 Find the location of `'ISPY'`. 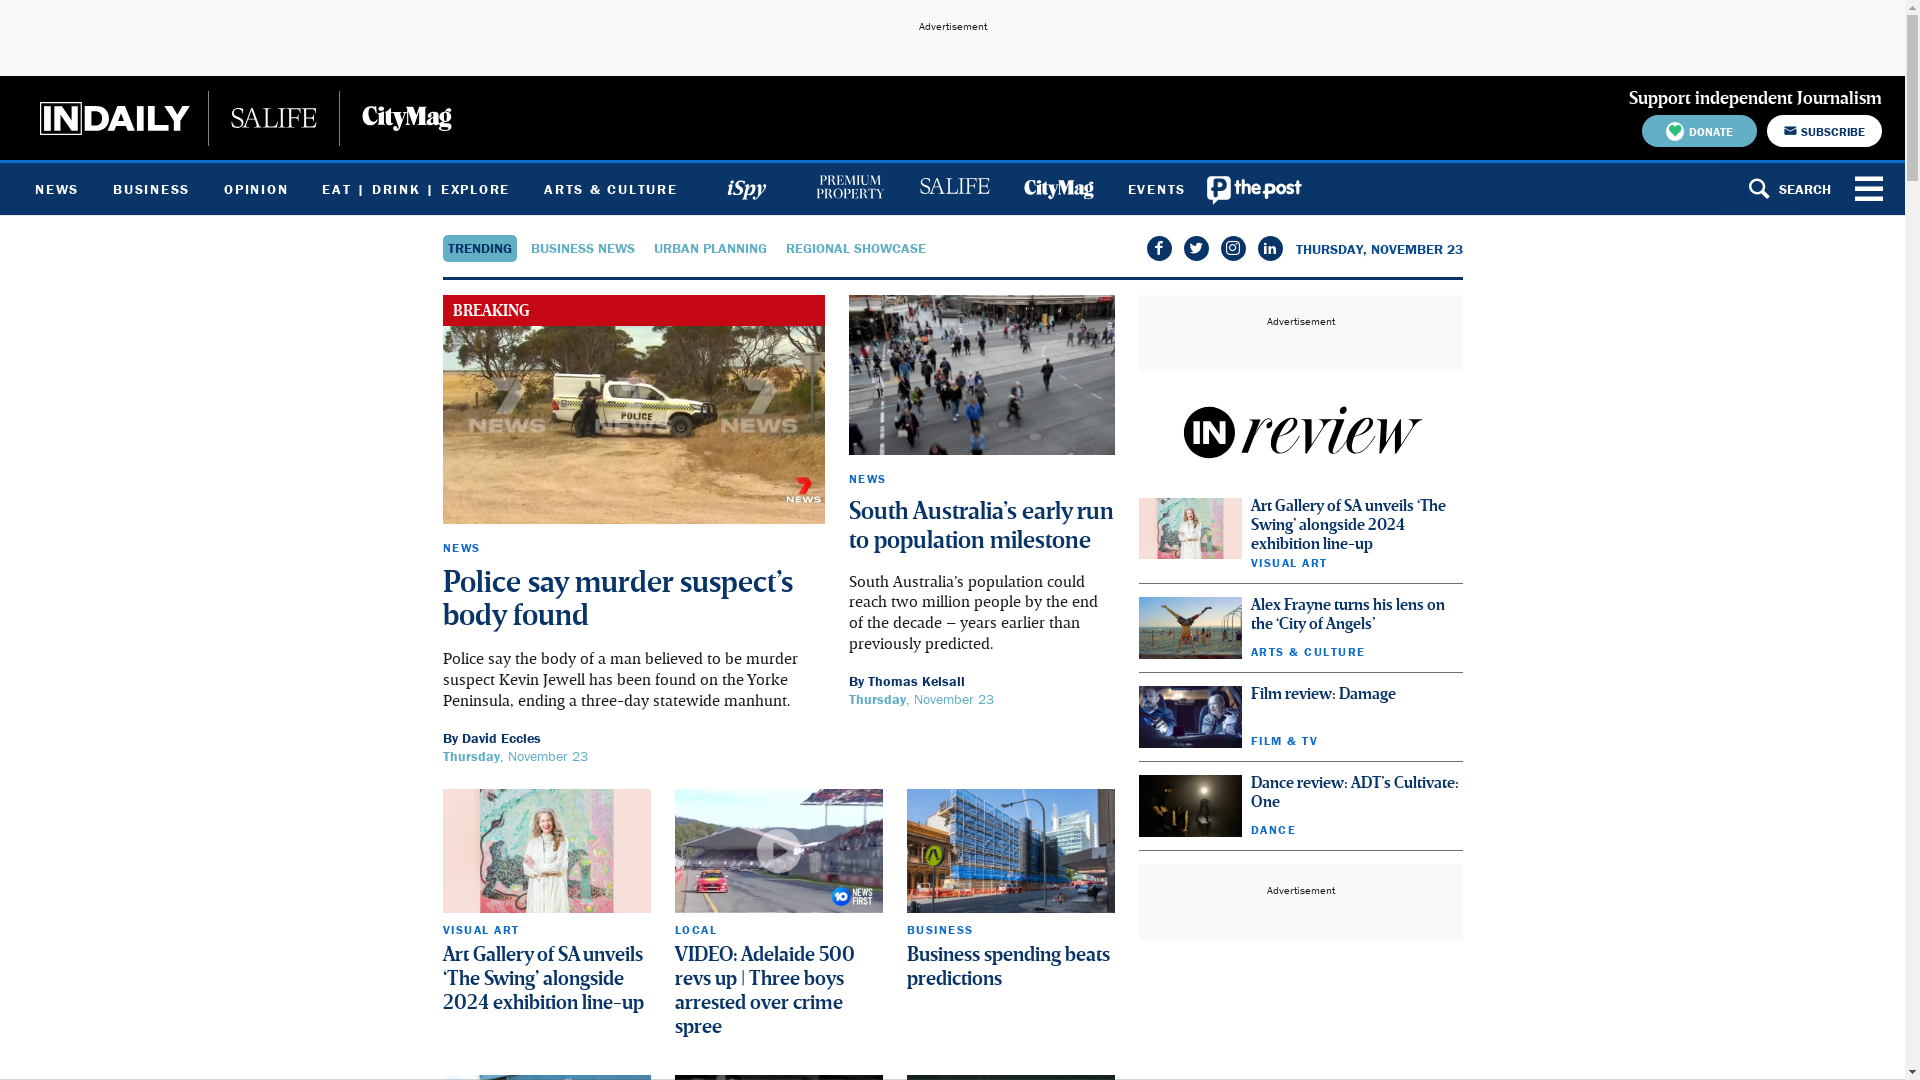

'ISPY' is located at coordinates (744, 189).